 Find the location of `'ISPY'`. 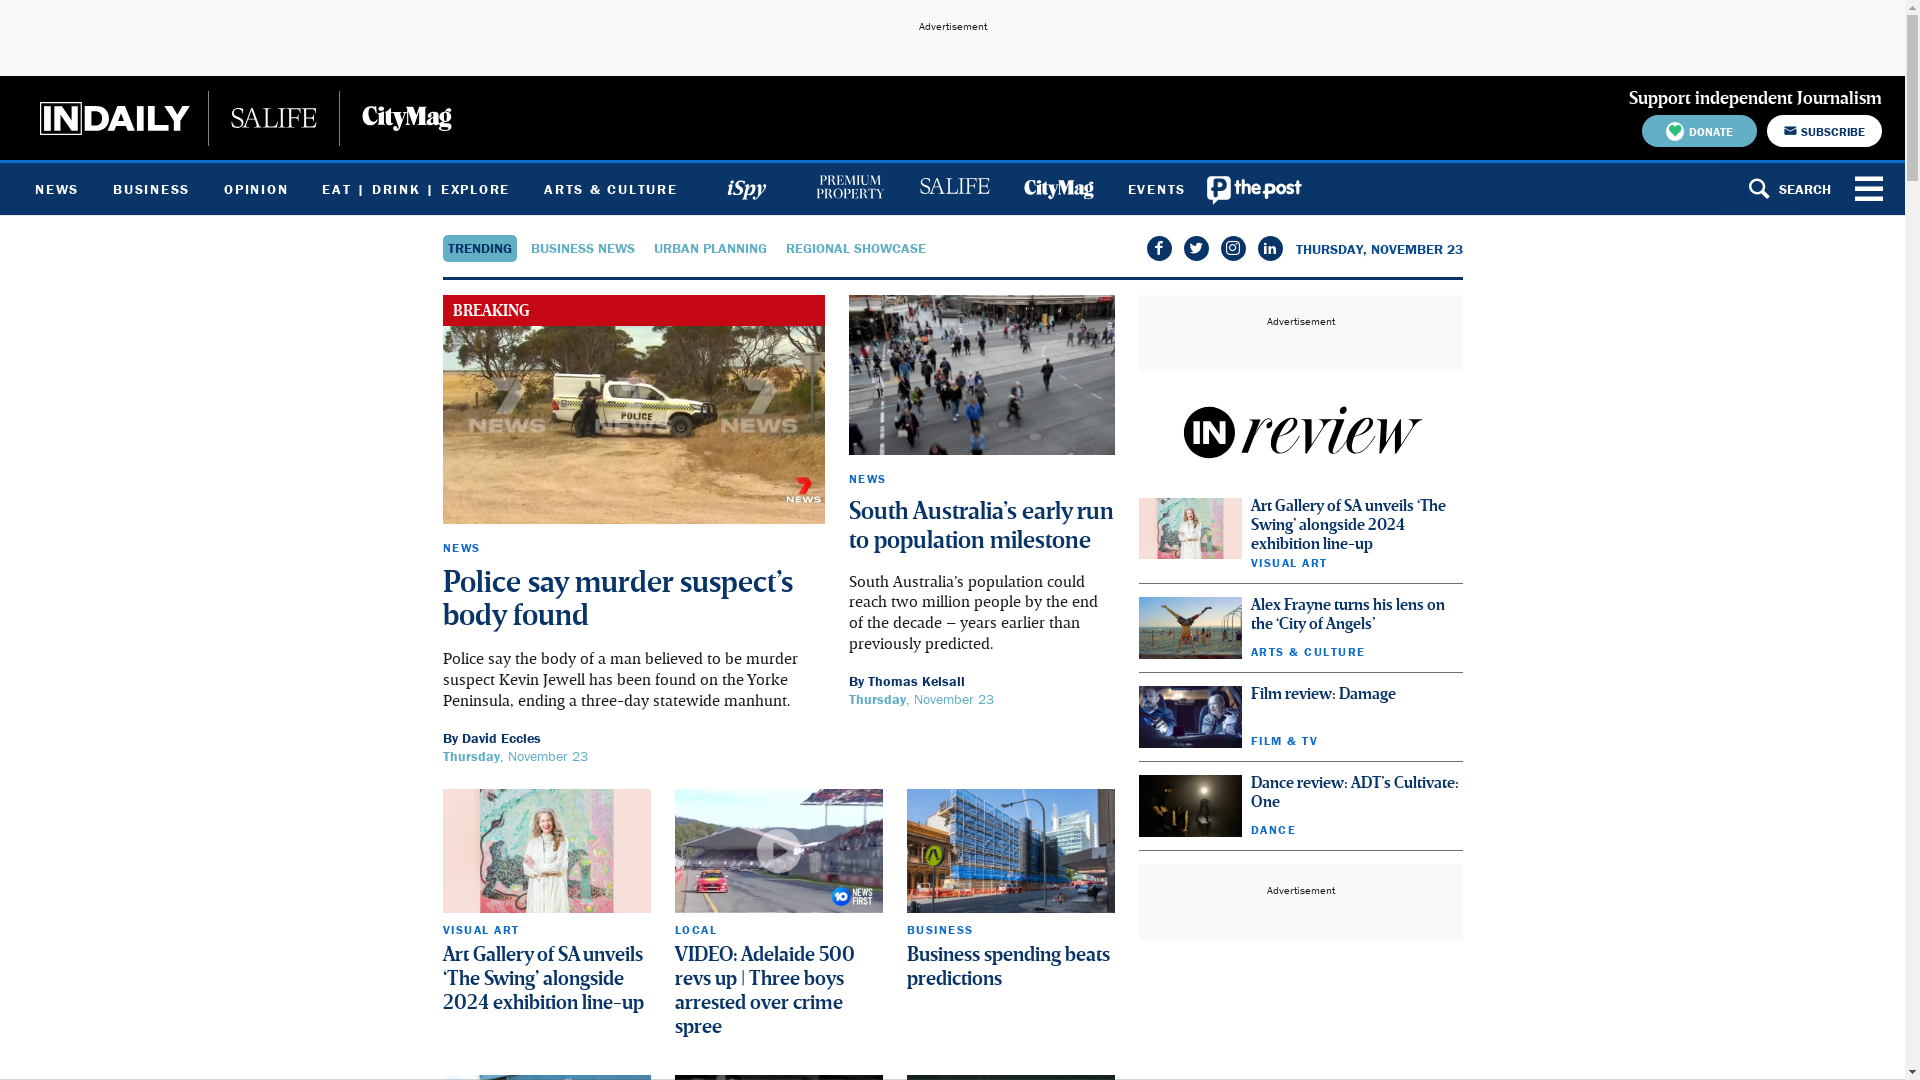

'ISPY' is located at coordinates (744, 189).